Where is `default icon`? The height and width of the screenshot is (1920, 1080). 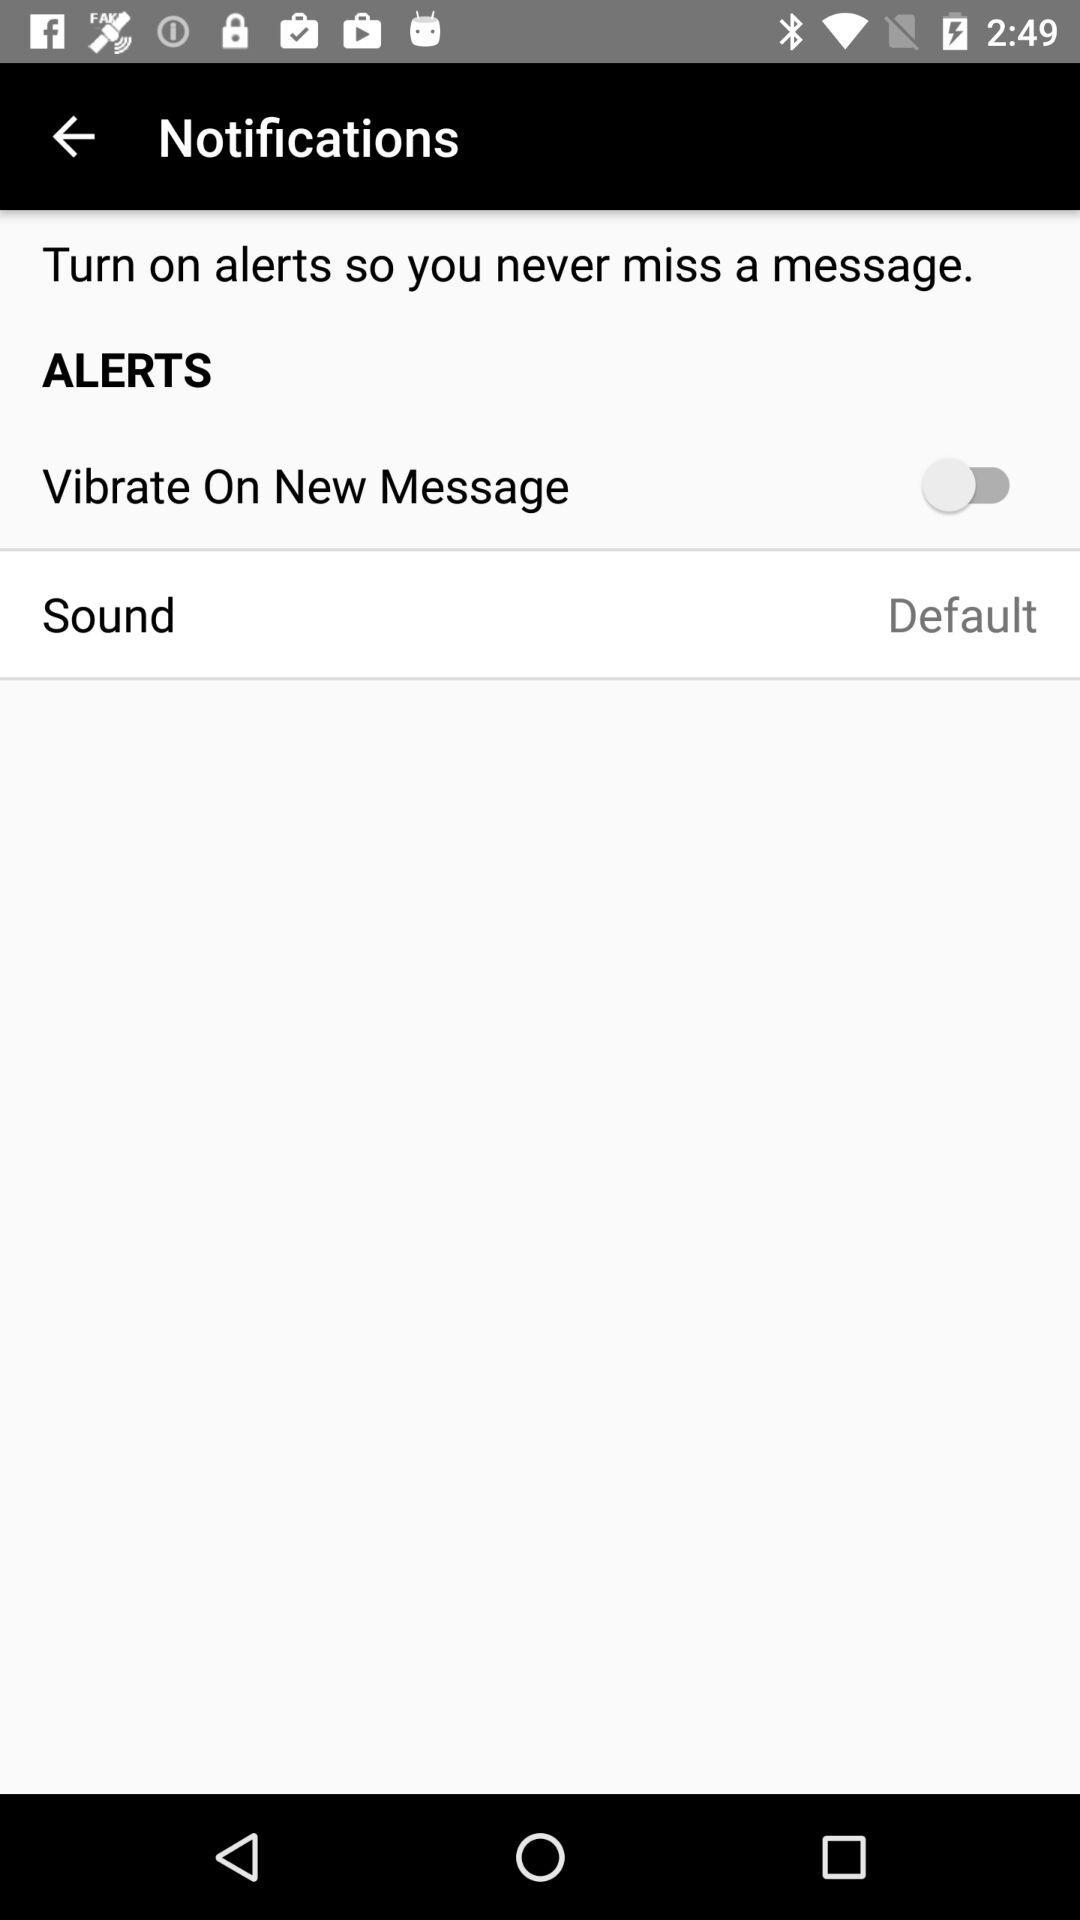
default icon is located at coordinates (627, 613).